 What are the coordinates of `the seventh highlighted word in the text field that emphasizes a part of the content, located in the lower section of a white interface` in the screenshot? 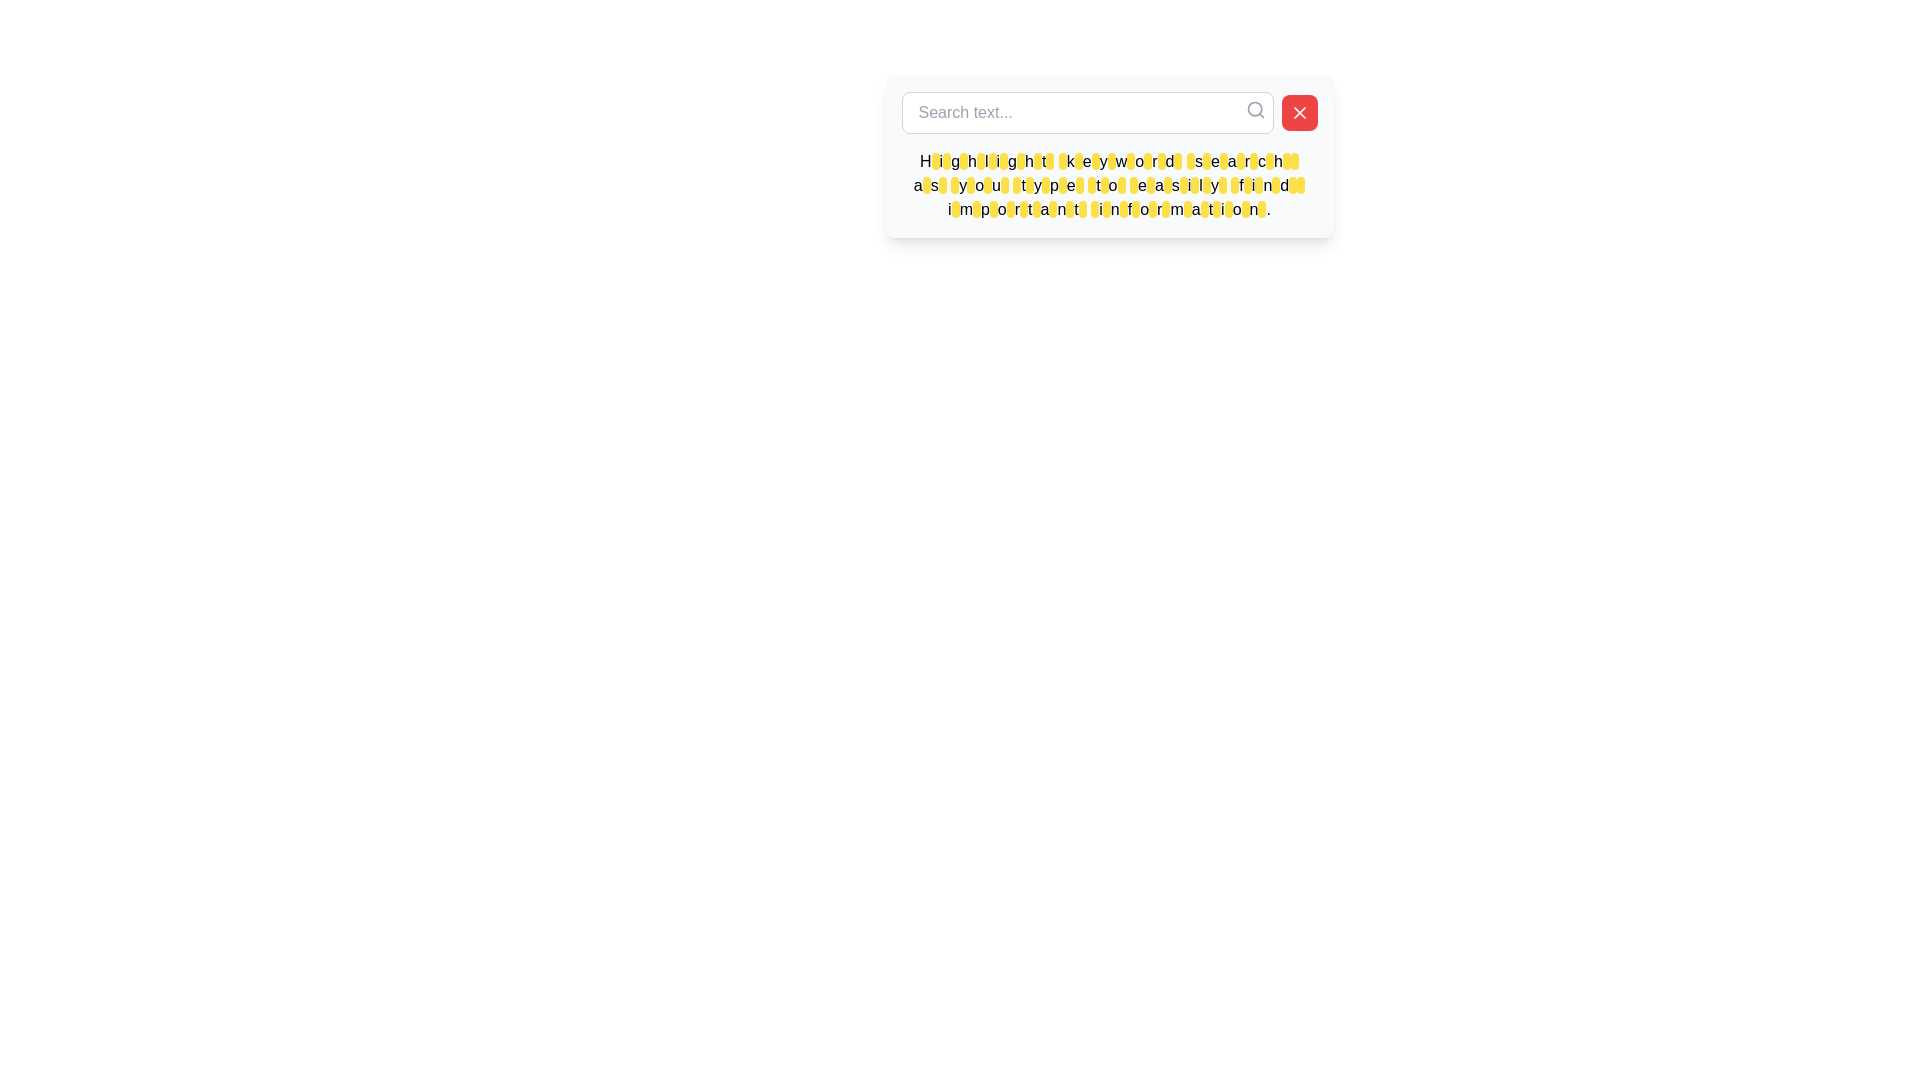 It's located at (1021, 160).